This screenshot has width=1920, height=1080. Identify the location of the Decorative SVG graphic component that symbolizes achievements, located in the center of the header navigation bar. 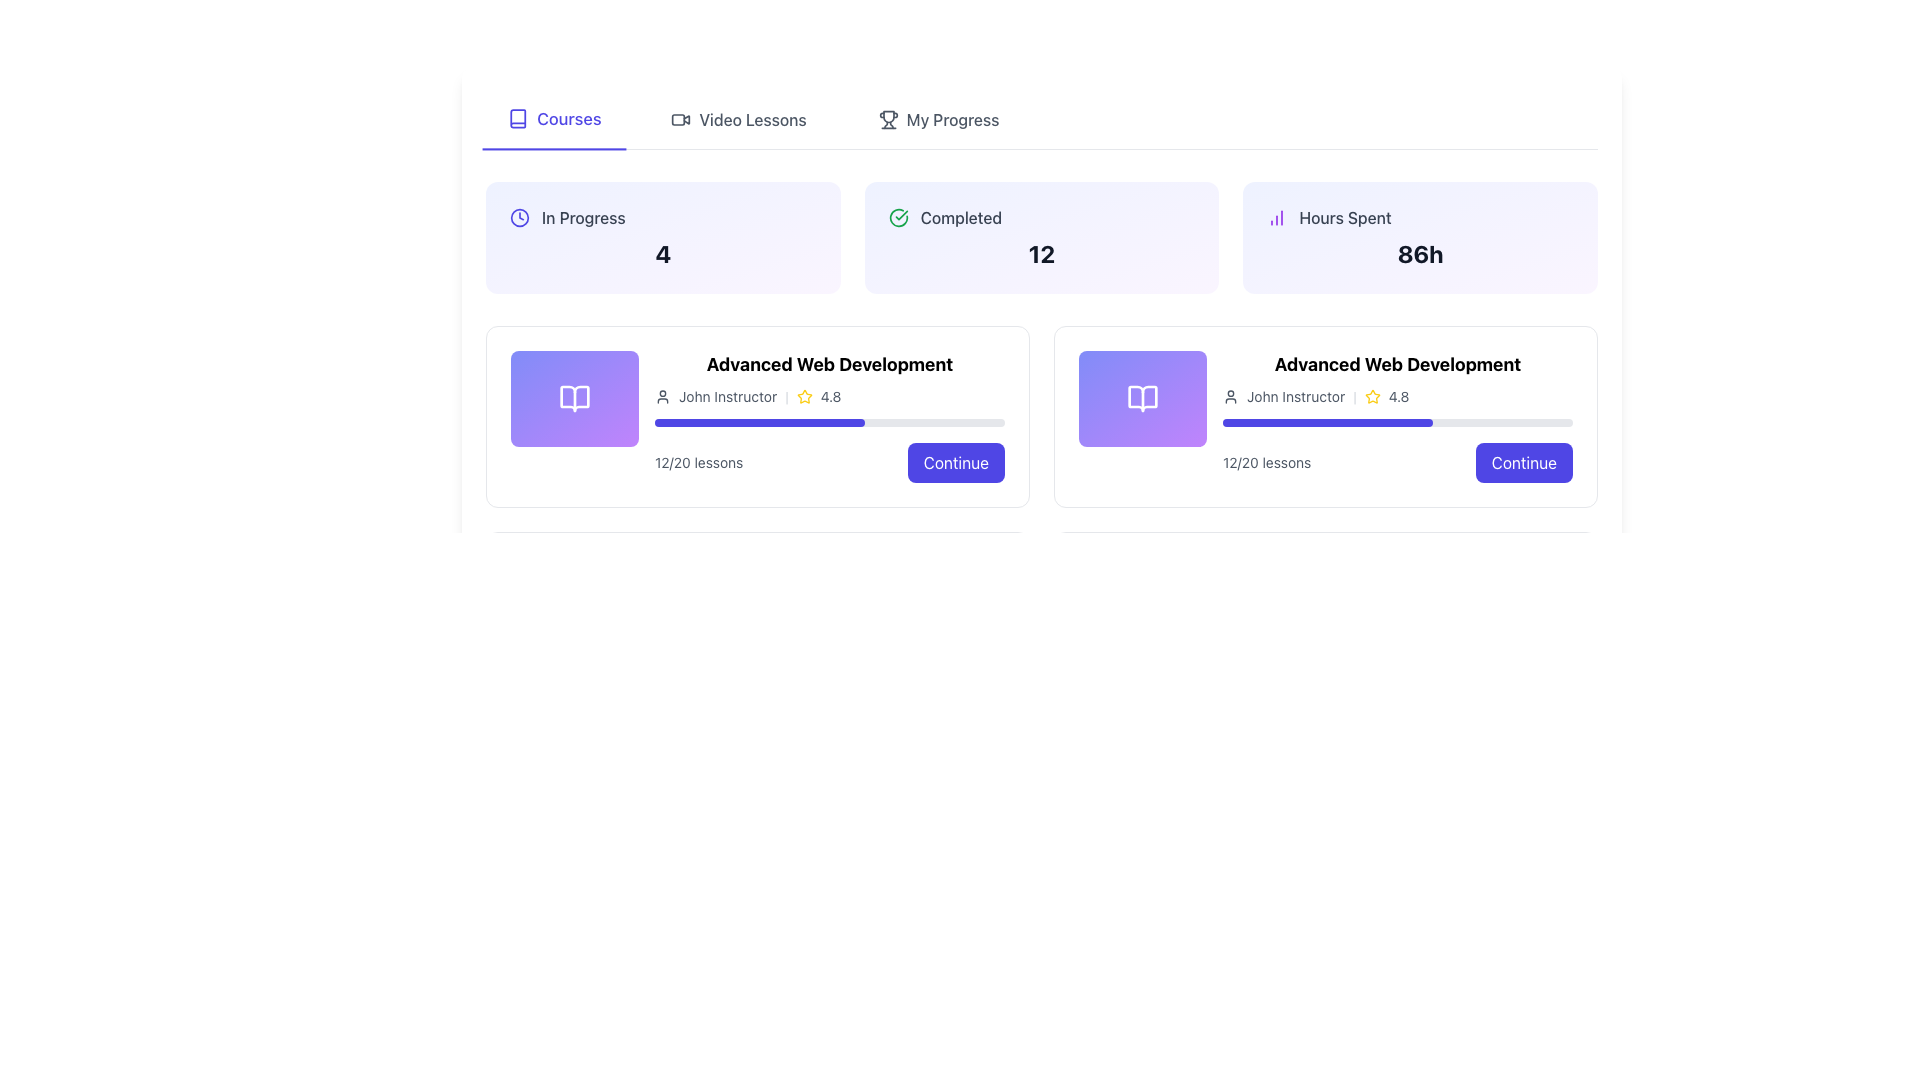
(887, 117).